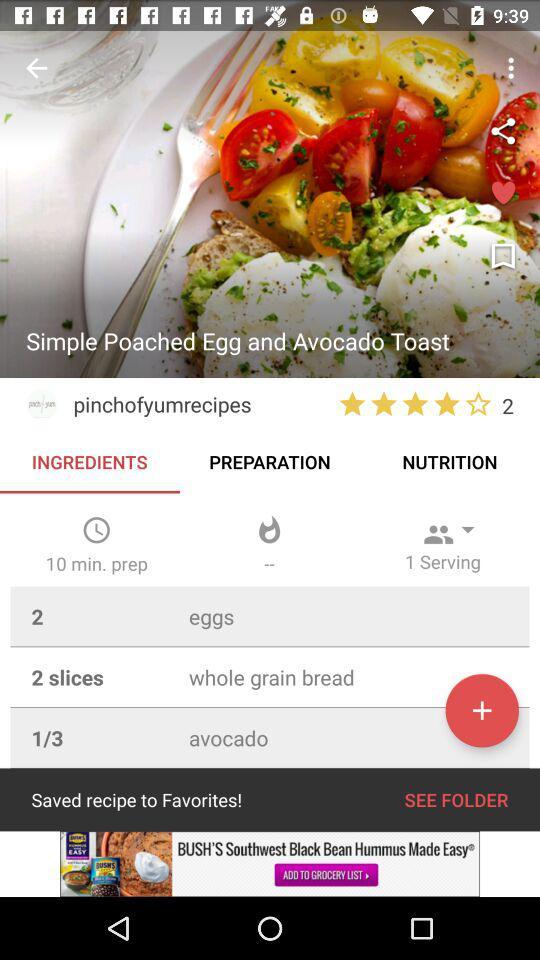 The image size is (540, 960). Describe the element at coordinates (502, 194) in the screenshot. I see `the favorite icon` at that location.